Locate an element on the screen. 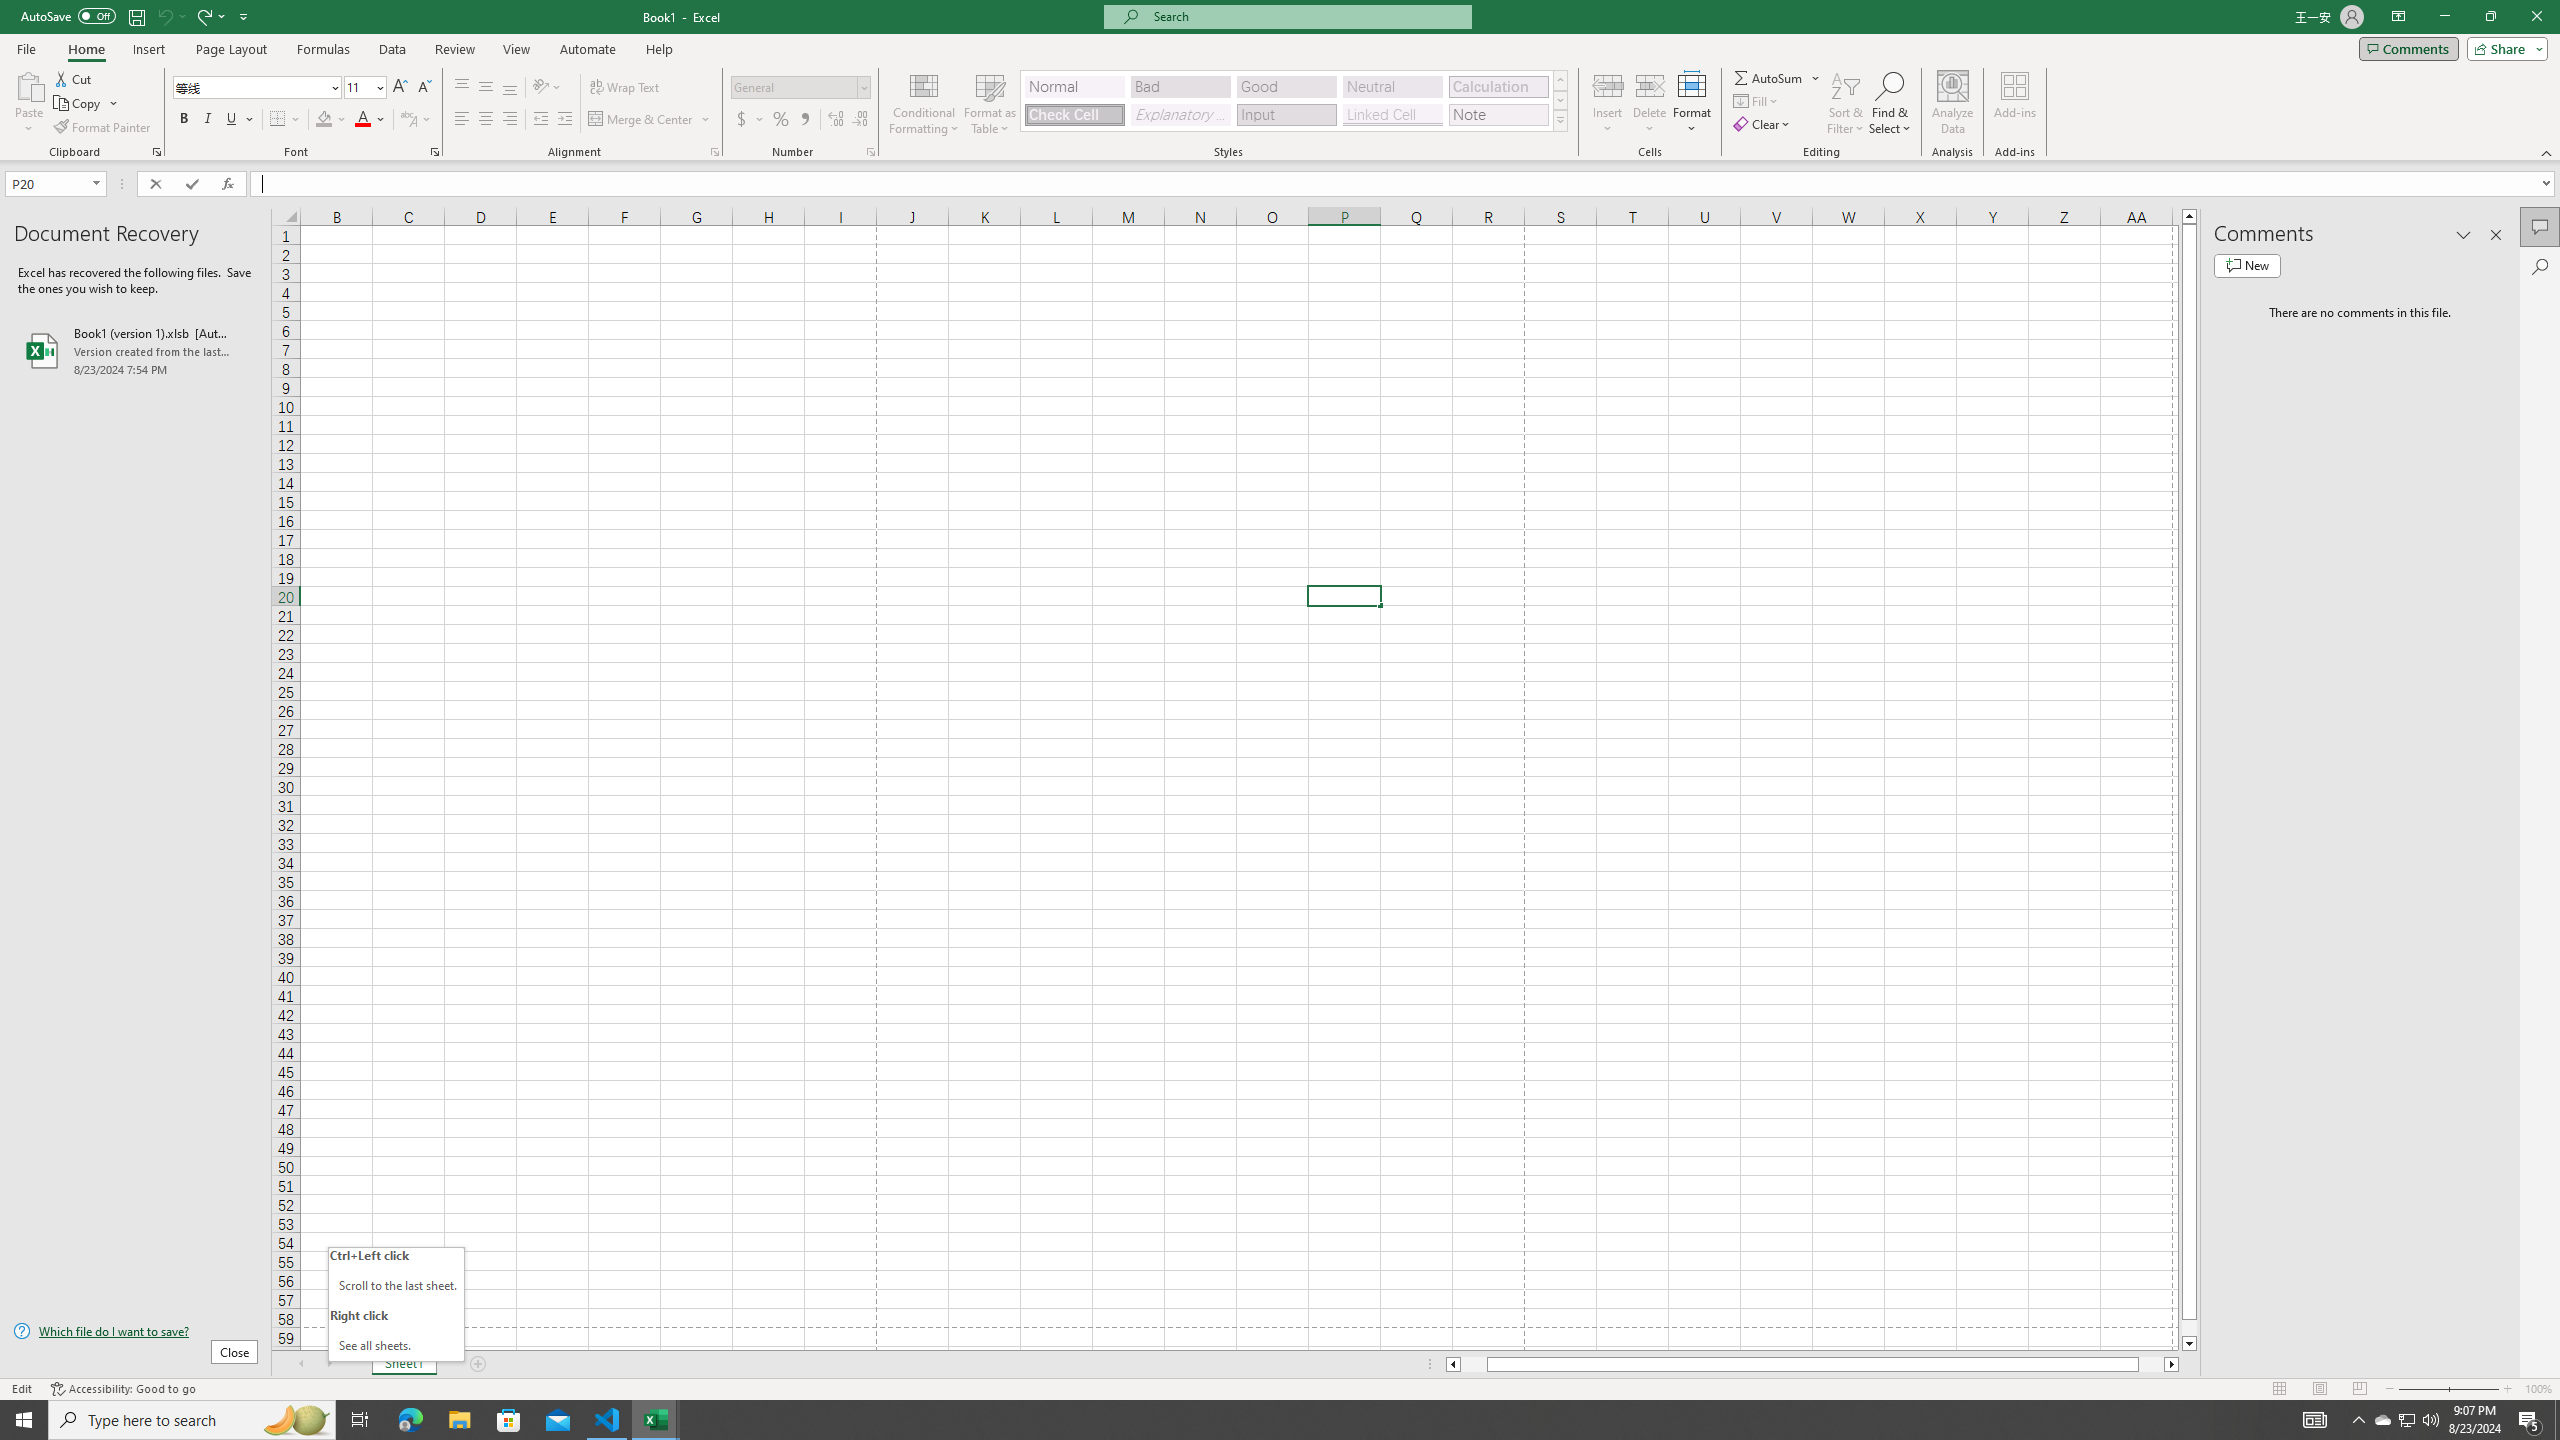 The width and height of the screenshot is (2560, 1440). 'Sort & Filter' is located at coordinates (1844, 103).